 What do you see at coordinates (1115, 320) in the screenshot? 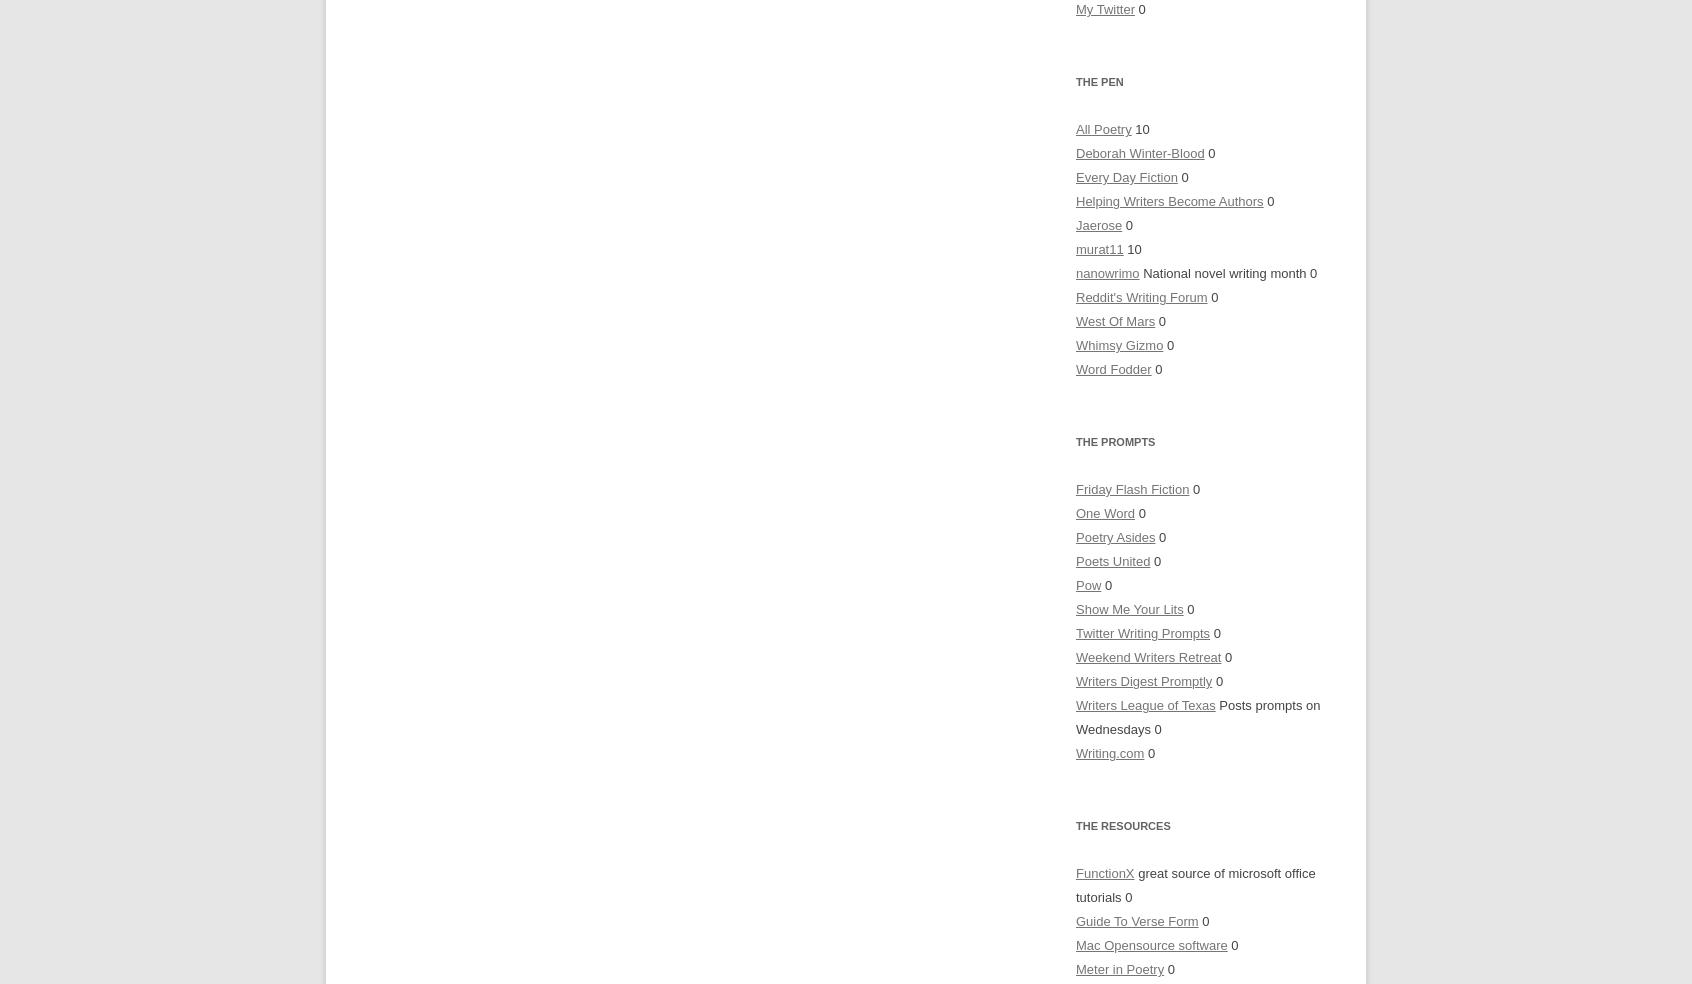
I see `'West Of Mars'` at bounding box center [1115, 320].